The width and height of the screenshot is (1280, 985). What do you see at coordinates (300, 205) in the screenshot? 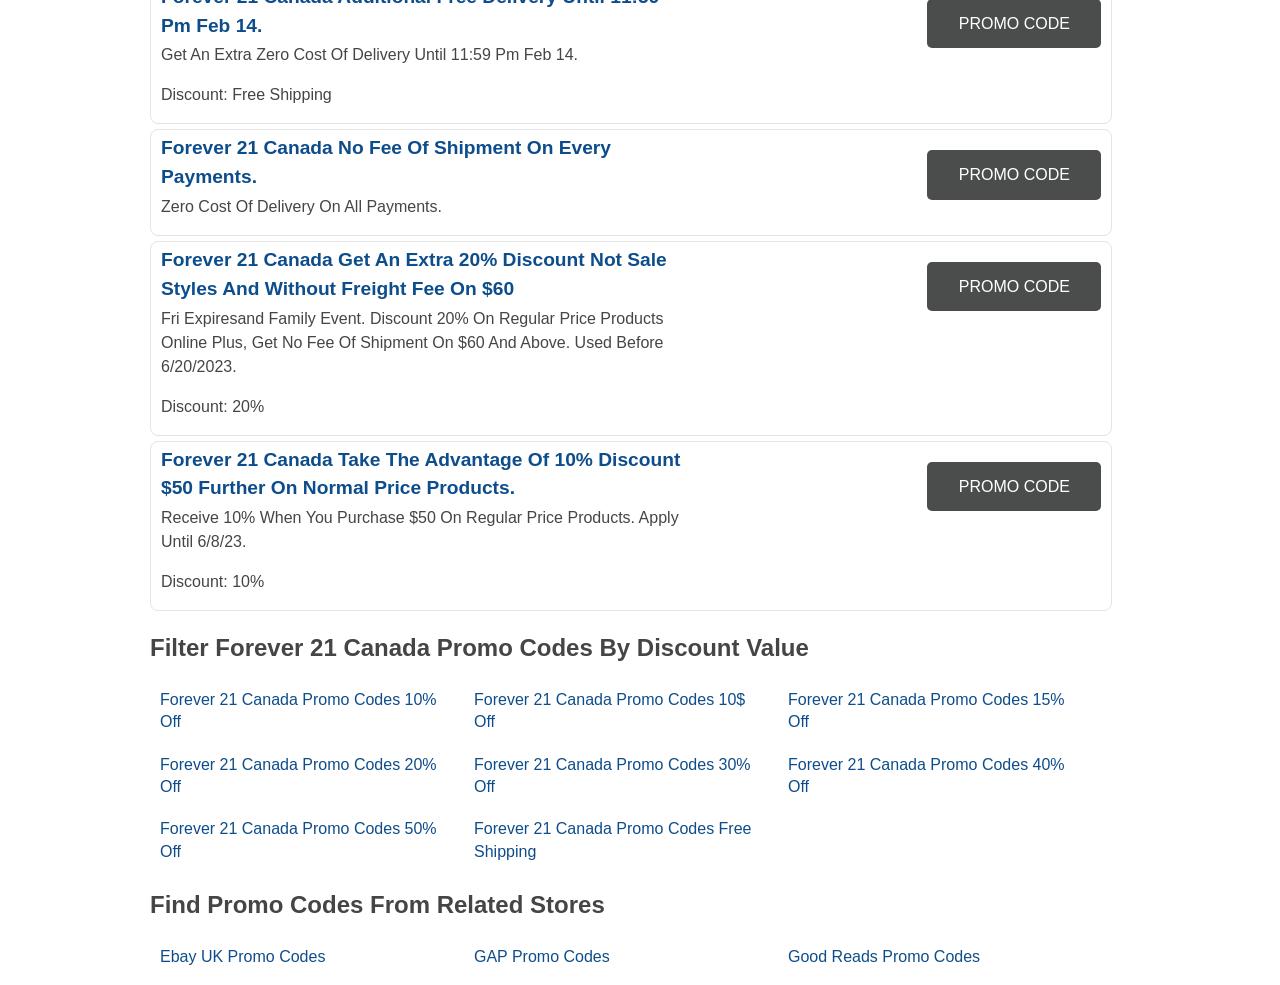
I see `'Zero Cost Of Delivery On All Payments.'` at bounding box center [300, 205].